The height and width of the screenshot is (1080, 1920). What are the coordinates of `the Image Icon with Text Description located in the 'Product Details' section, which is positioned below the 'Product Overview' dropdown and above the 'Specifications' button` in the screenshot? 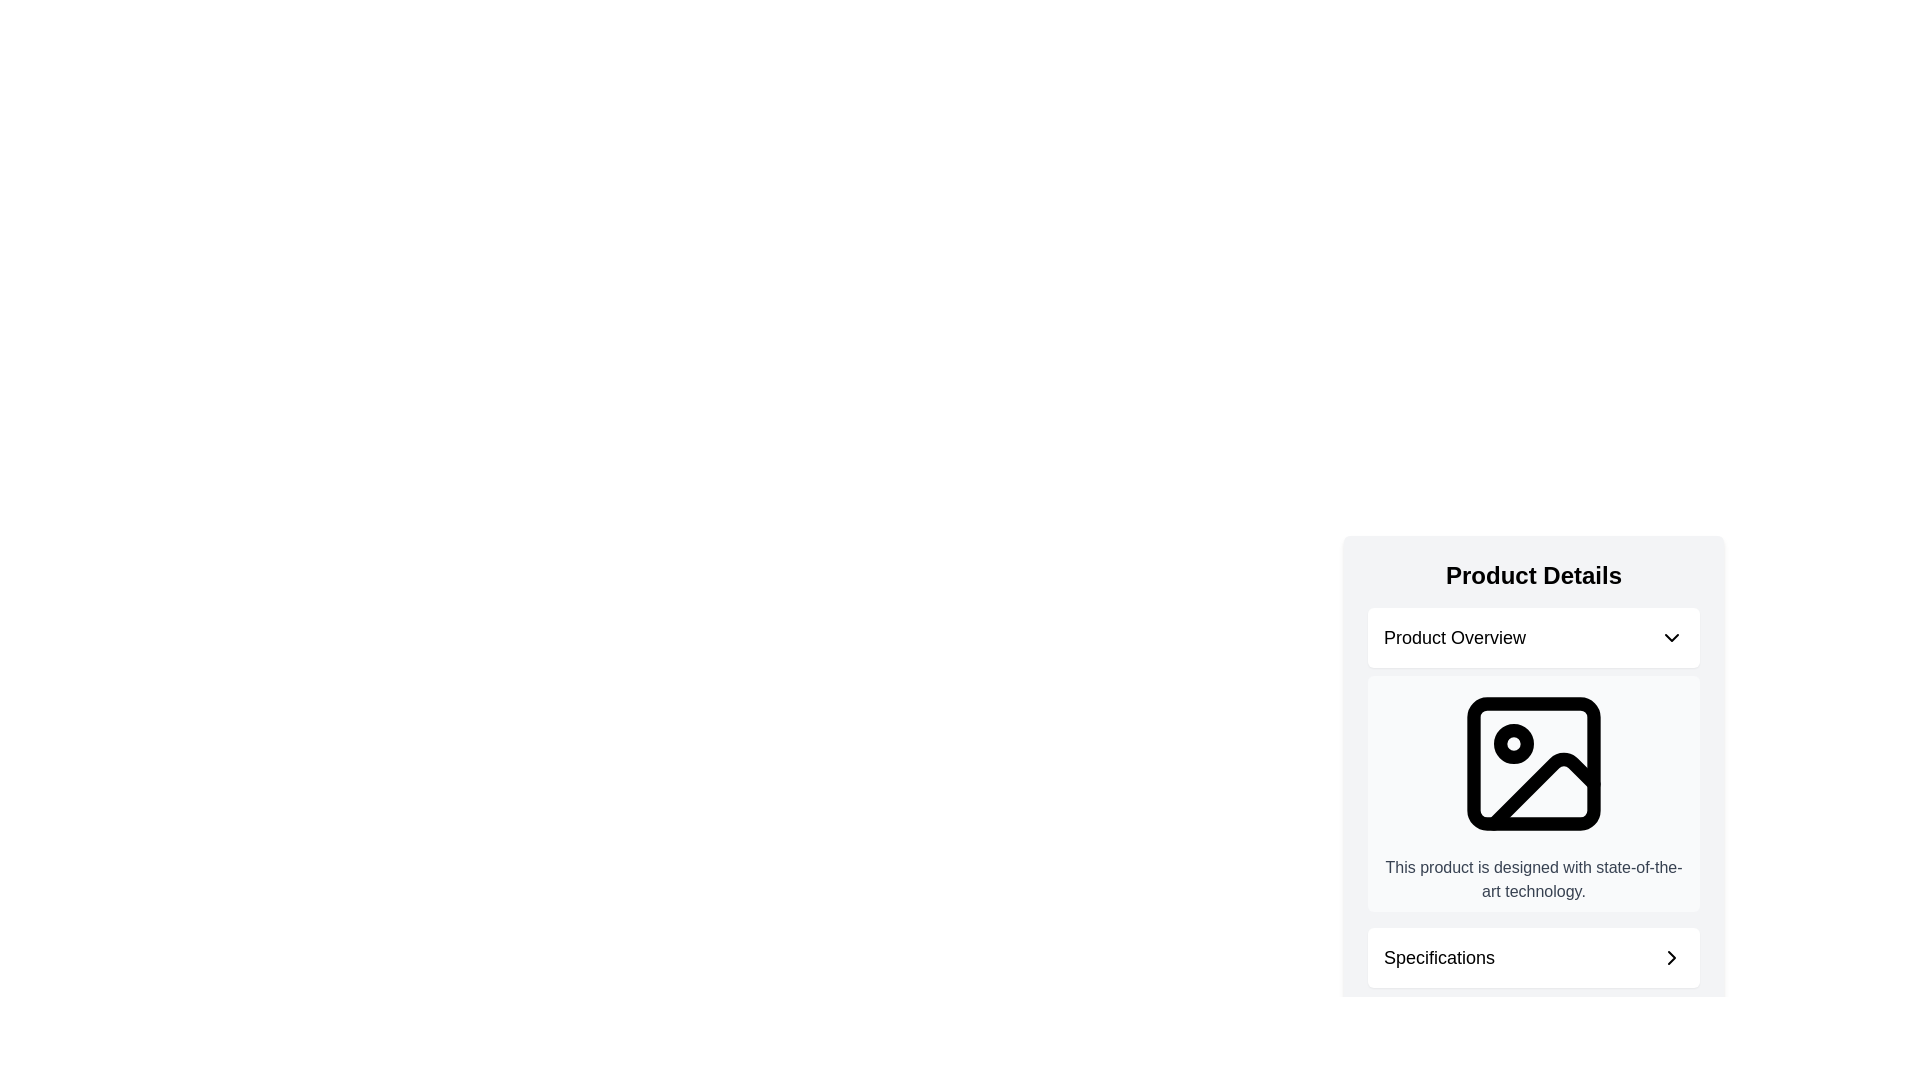 It's located at (1533, 753).